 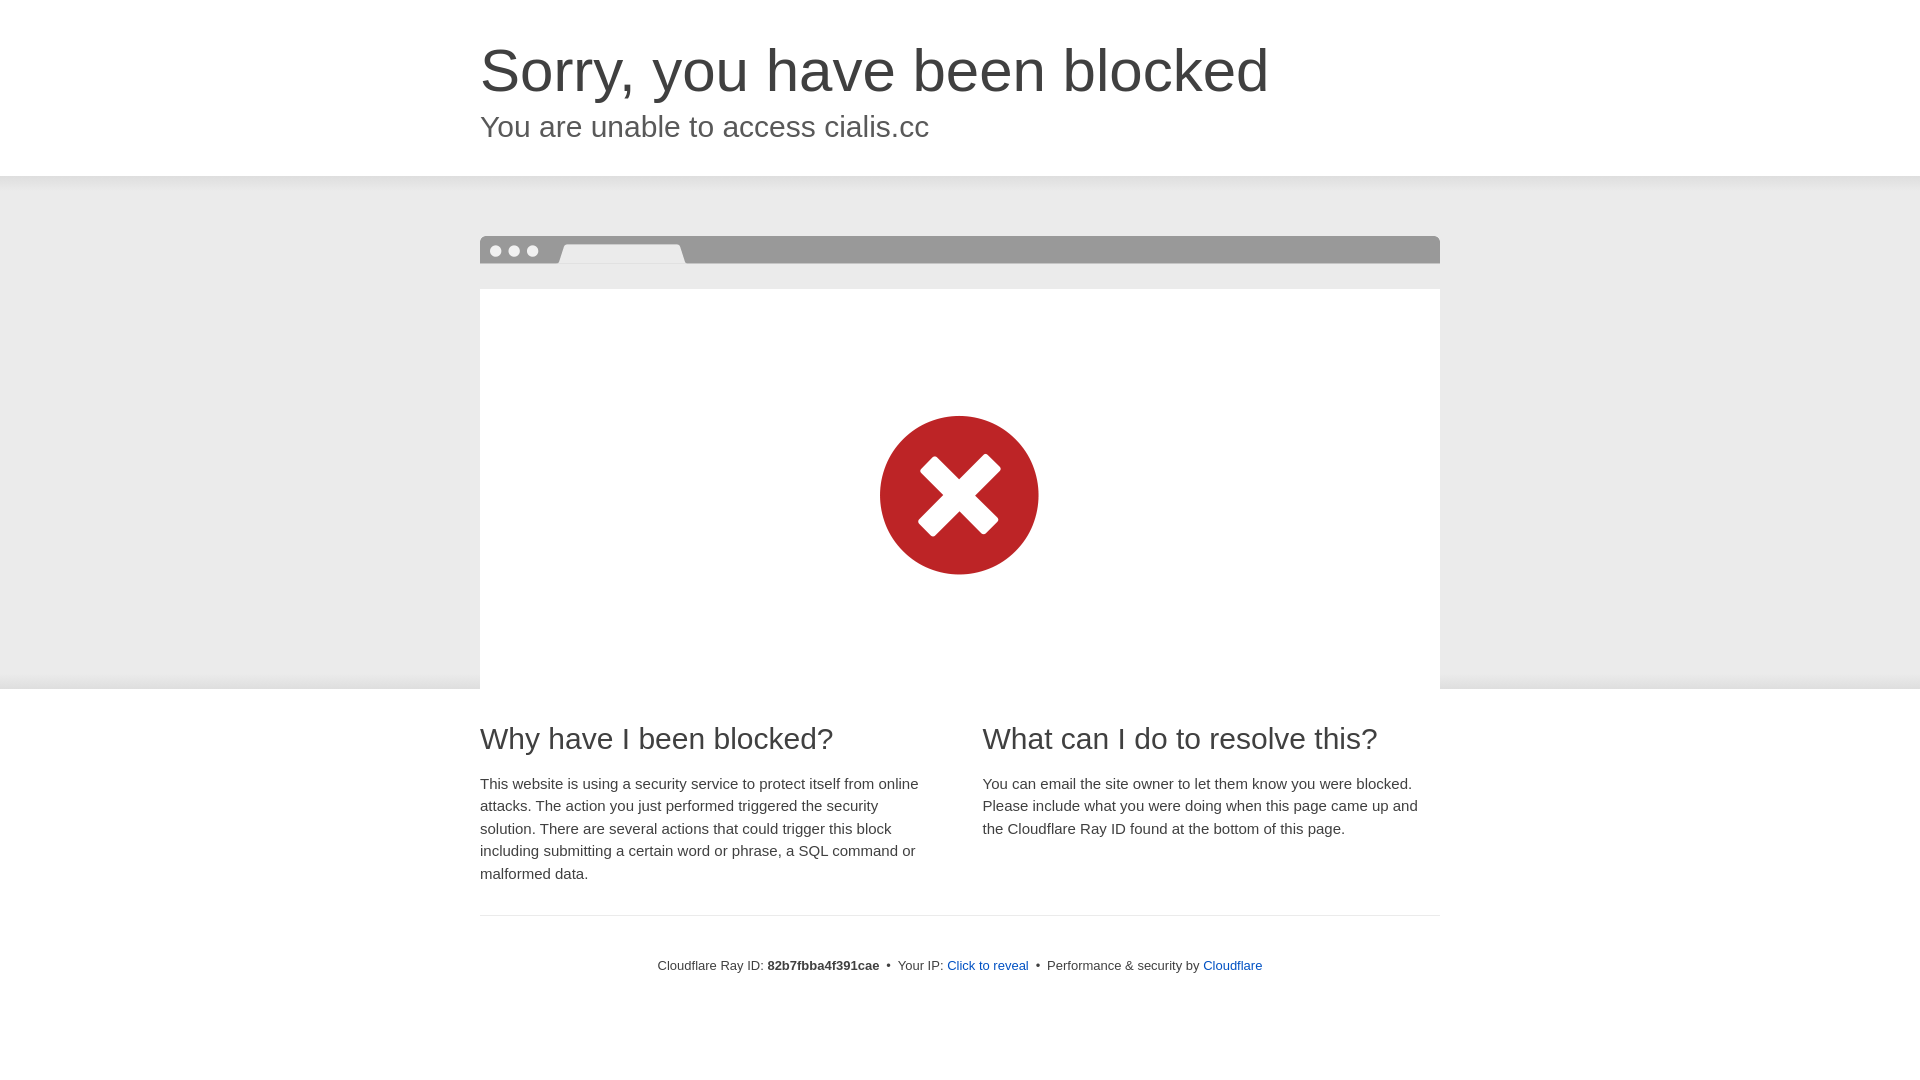 What do you see at coordinates (1231, 964) in the screenshot?
I see `'Cloudflare'` at bounding box center [1231, 964].